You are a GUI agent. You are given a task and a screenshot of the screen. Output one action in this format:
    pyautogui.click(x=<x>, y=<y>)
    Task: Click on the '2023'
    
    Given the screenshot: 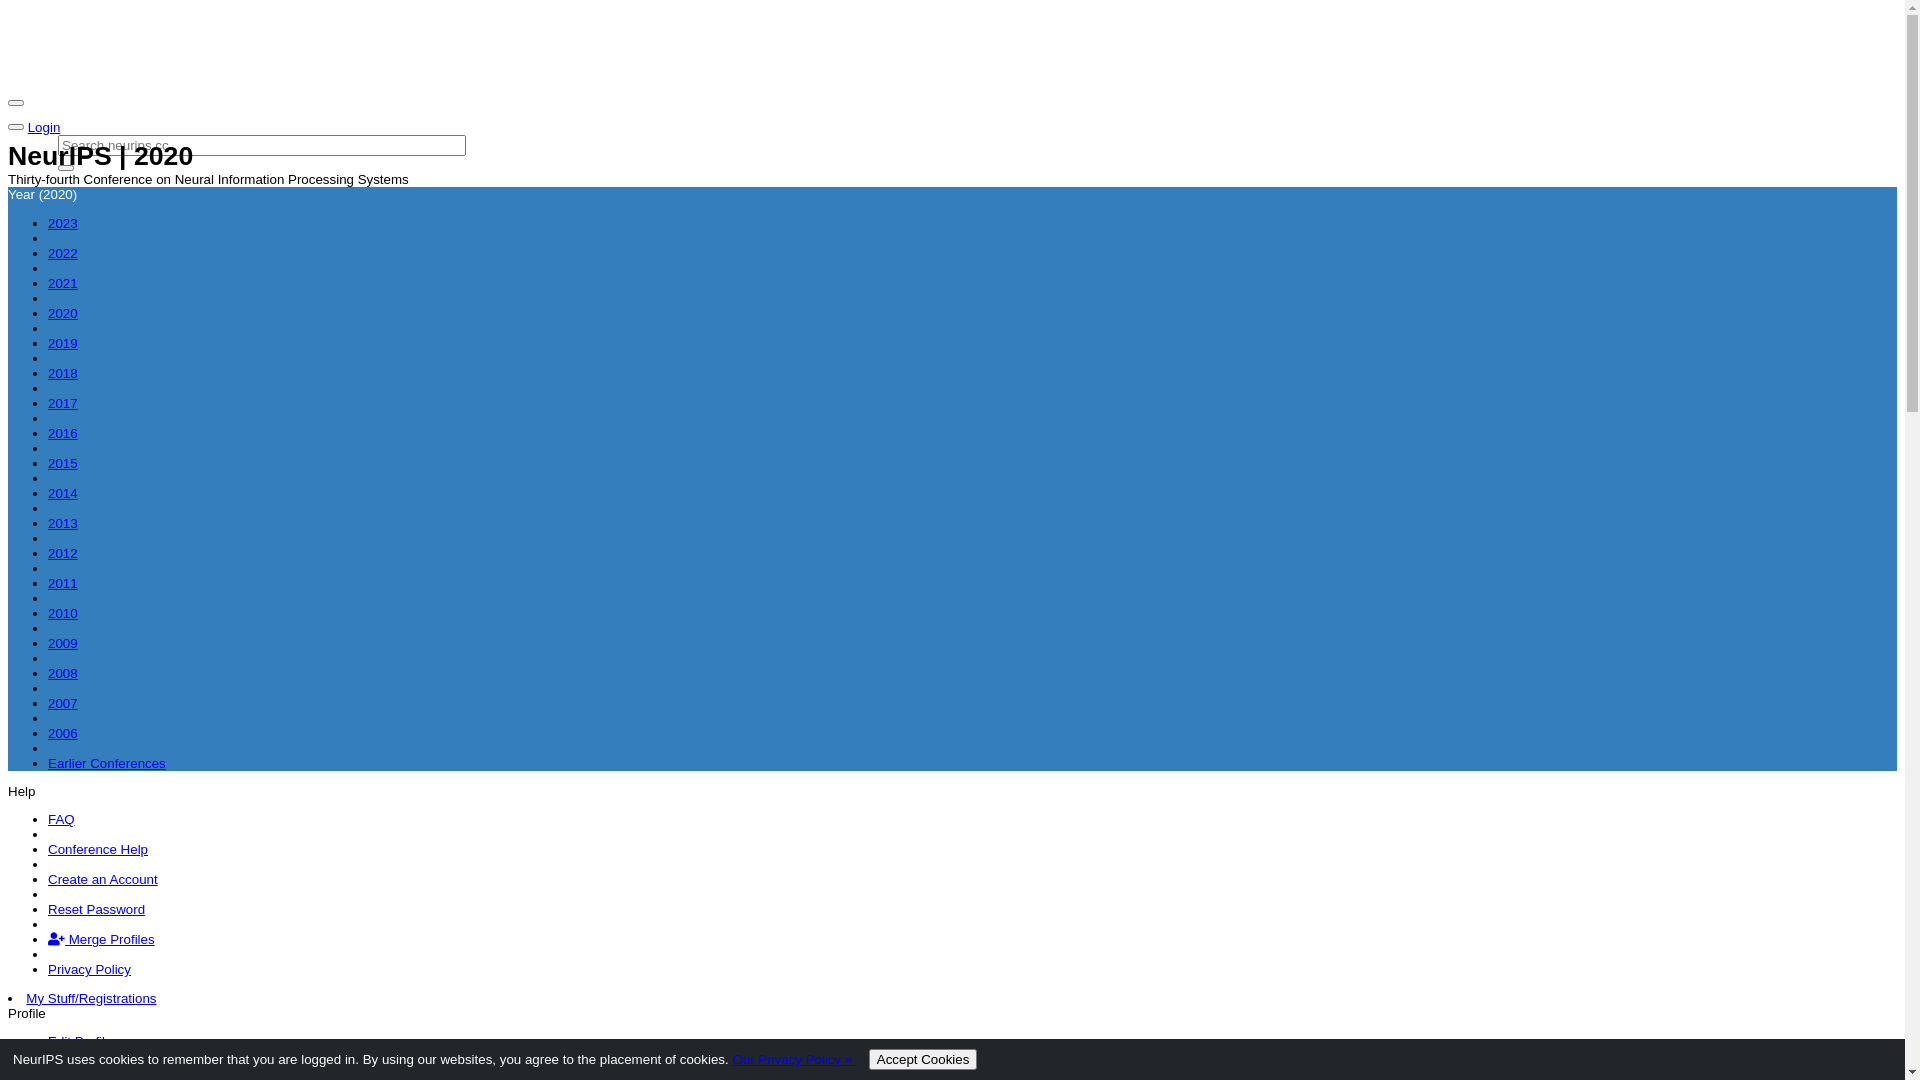 What is the action you would take?
    pyautogui.click(x=62, y=223)
    